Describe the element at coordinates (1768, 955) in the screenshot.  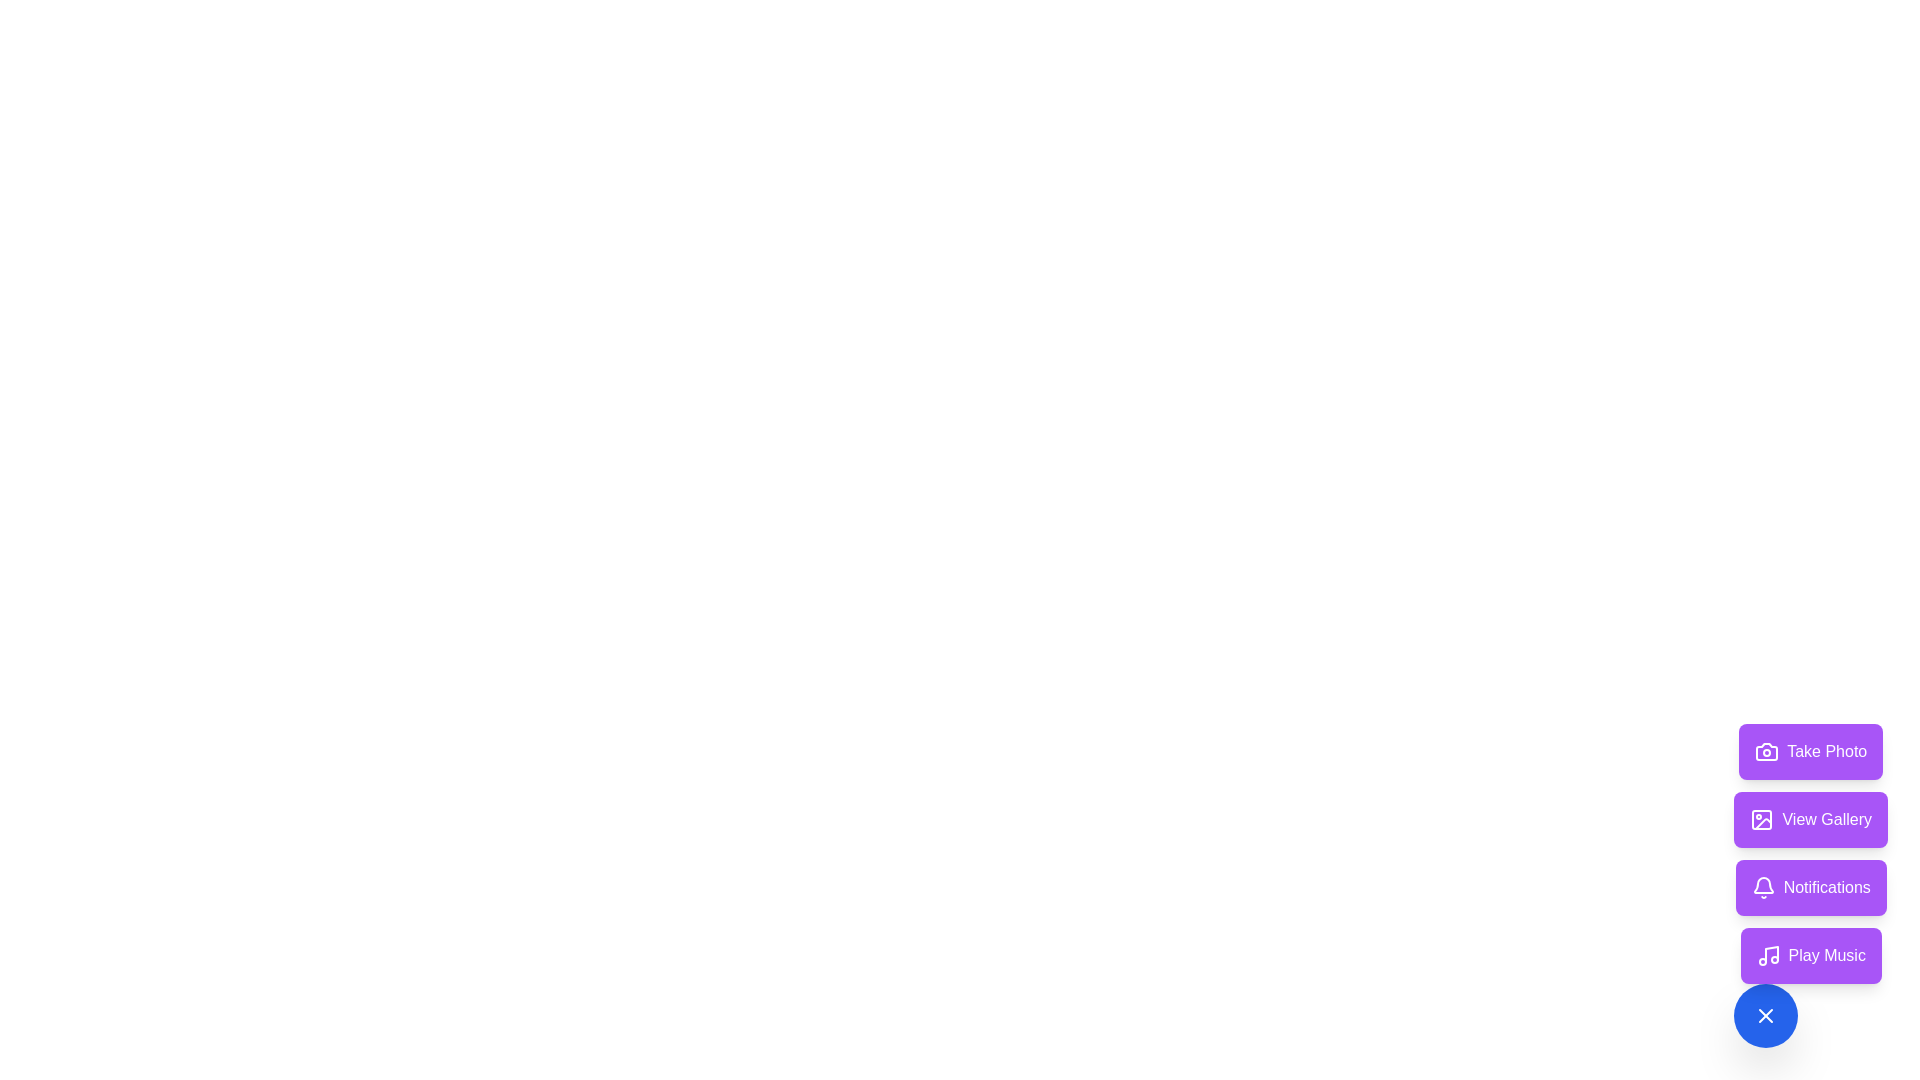
I see `the music note icon located to the left of the 'Play Music' label within the purple button to initiate the music action` at that location.